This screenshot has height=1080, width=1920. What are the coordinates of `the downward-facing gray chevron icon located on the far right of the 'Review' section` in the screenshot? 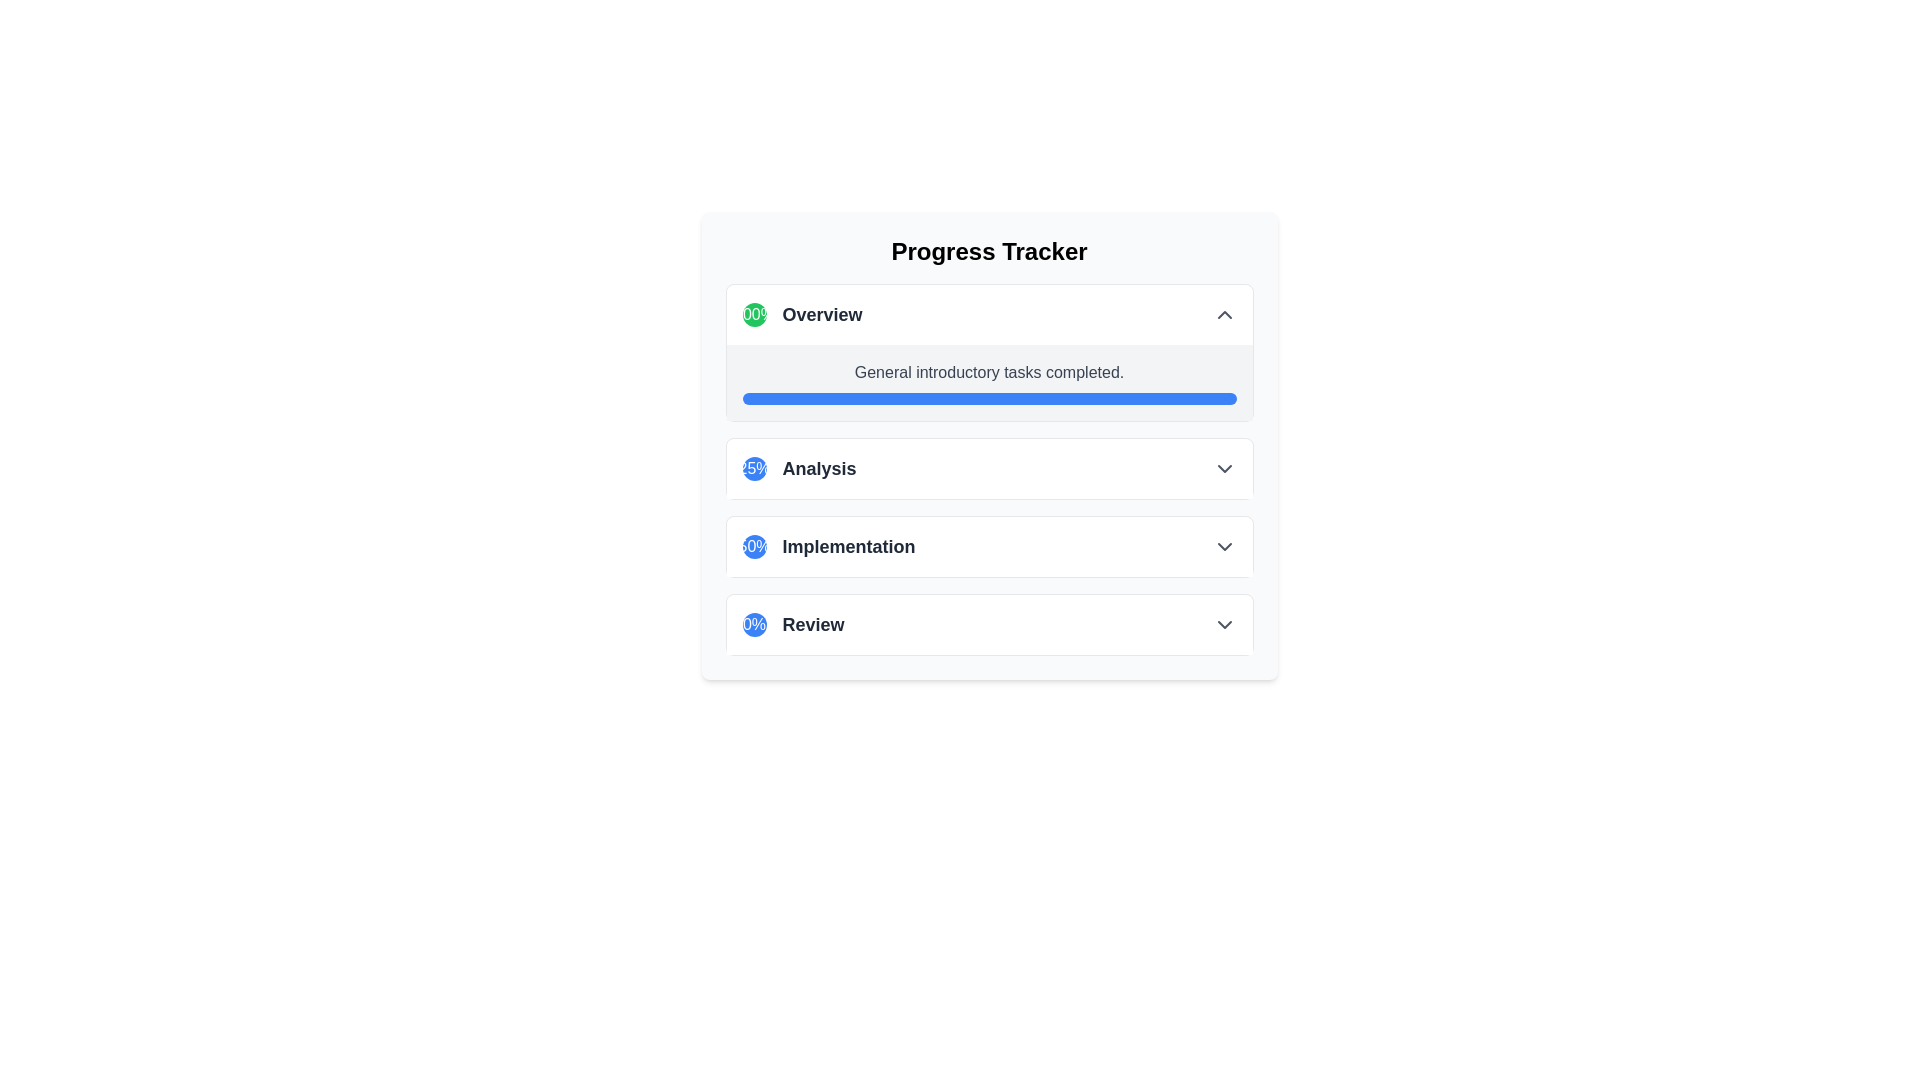 It's located at (1223, 623).